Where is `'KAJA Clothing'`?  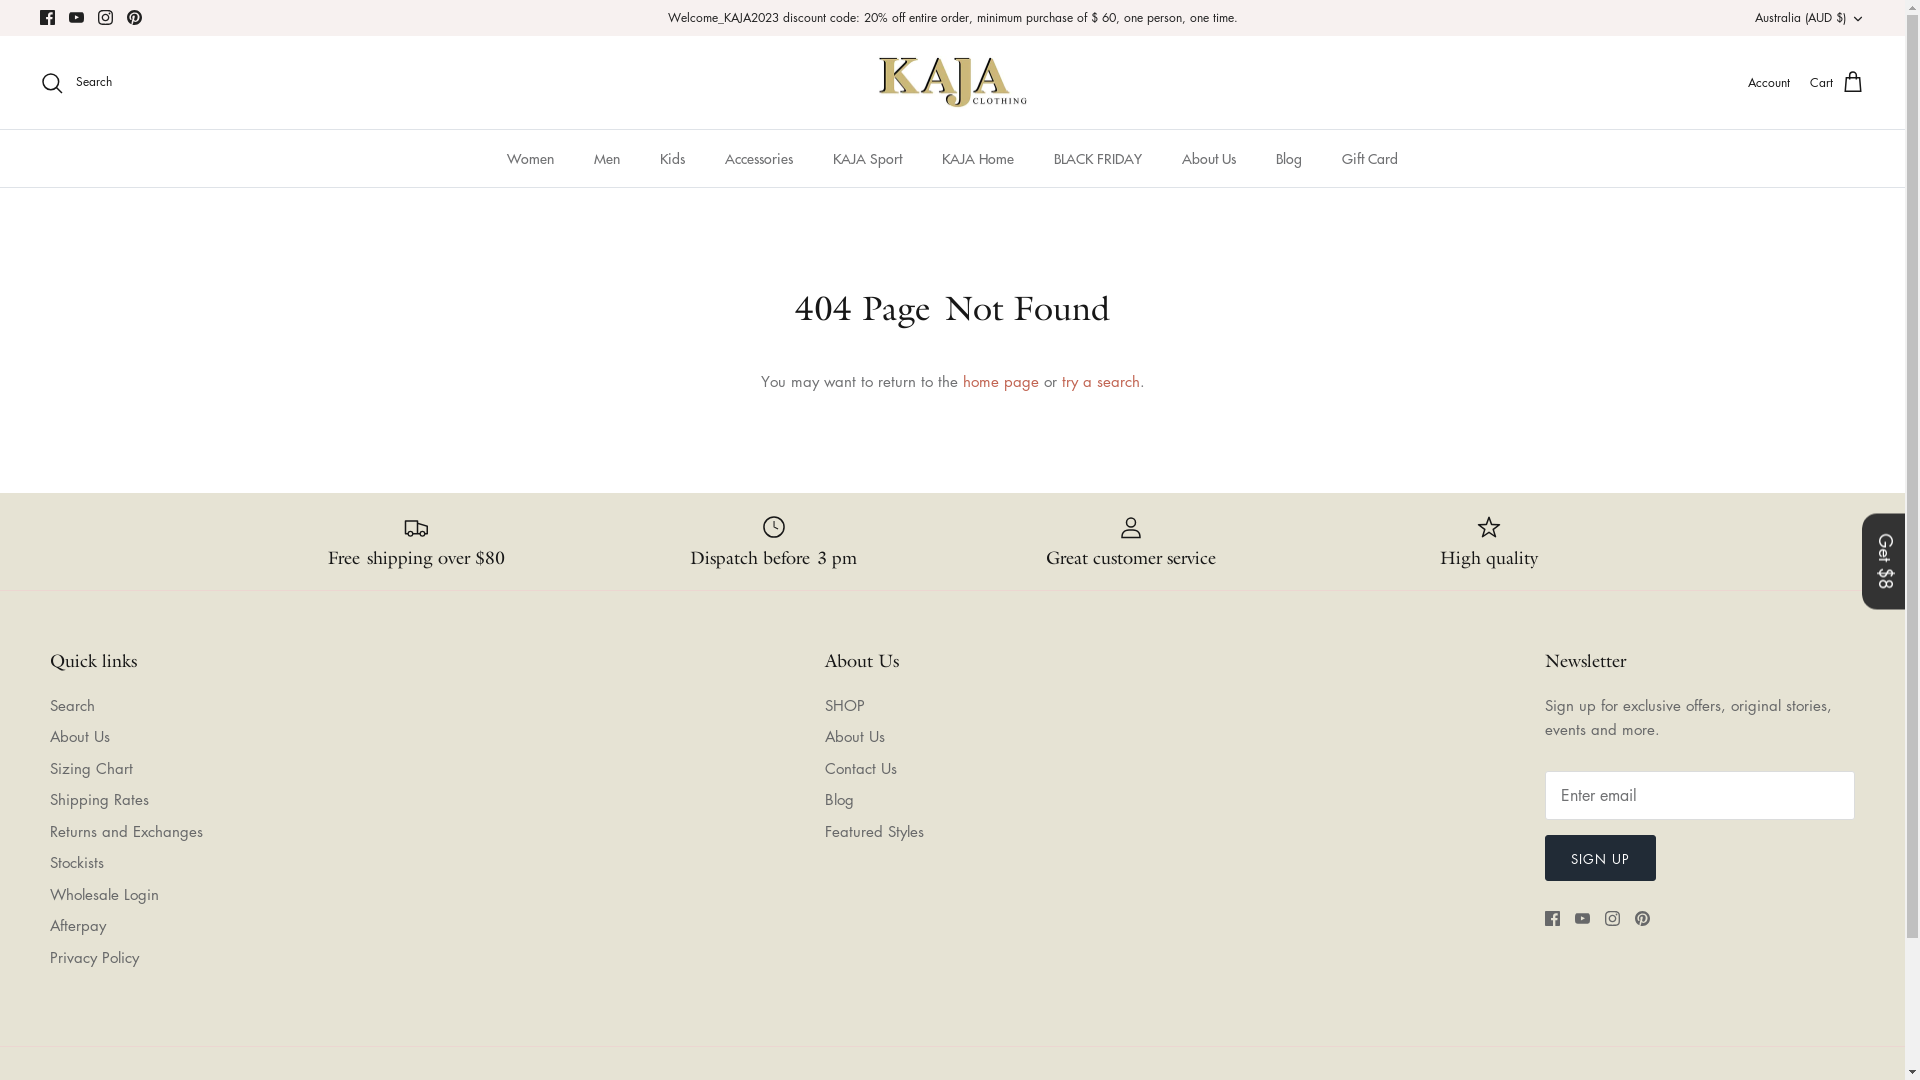
'KAJA Clothing' is located at coordinates (874, 82).